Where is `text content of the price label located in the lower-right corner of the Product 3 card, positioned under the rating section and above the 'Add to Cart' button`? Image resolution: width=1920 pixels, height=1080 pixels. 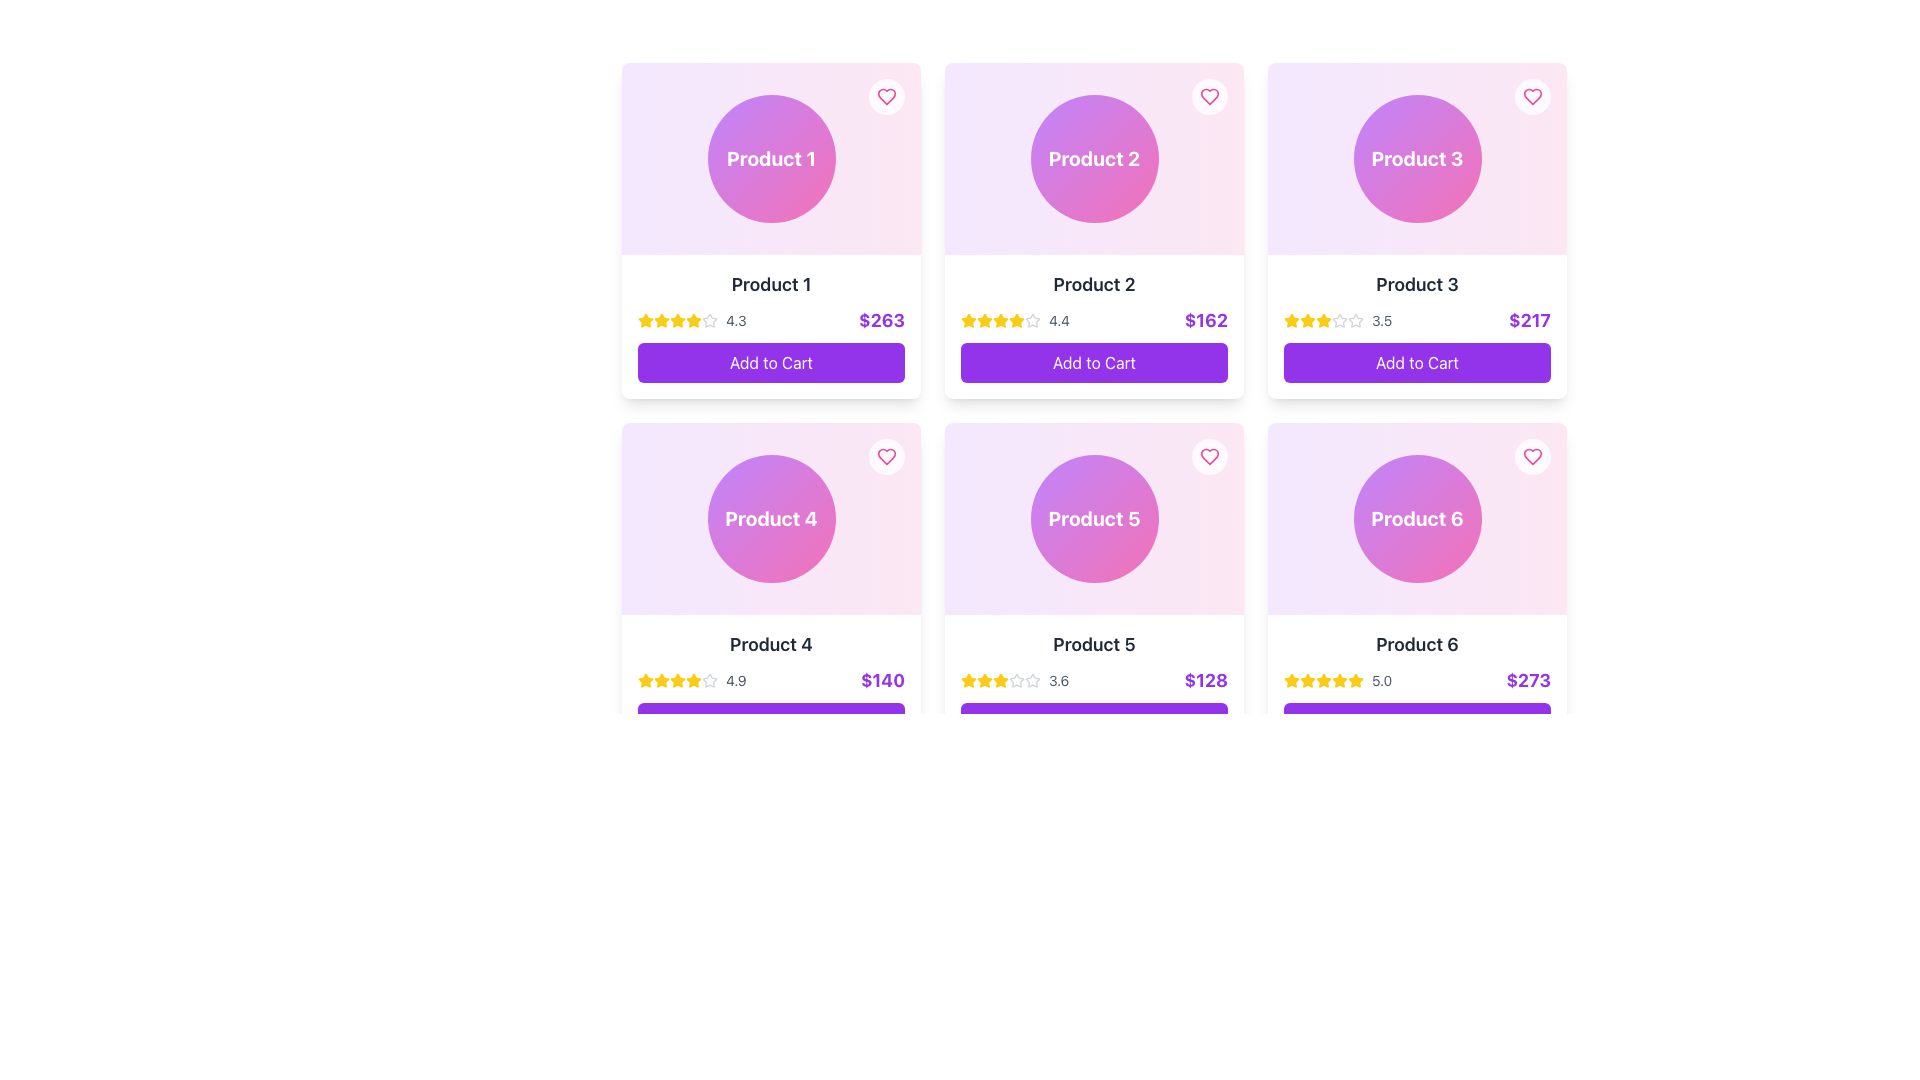 text content of the price label located in the lower-right corner of the Product 3 card, positioned under the rating section and above the 'Add to Cart' button is located at coordinates (1529, 319).